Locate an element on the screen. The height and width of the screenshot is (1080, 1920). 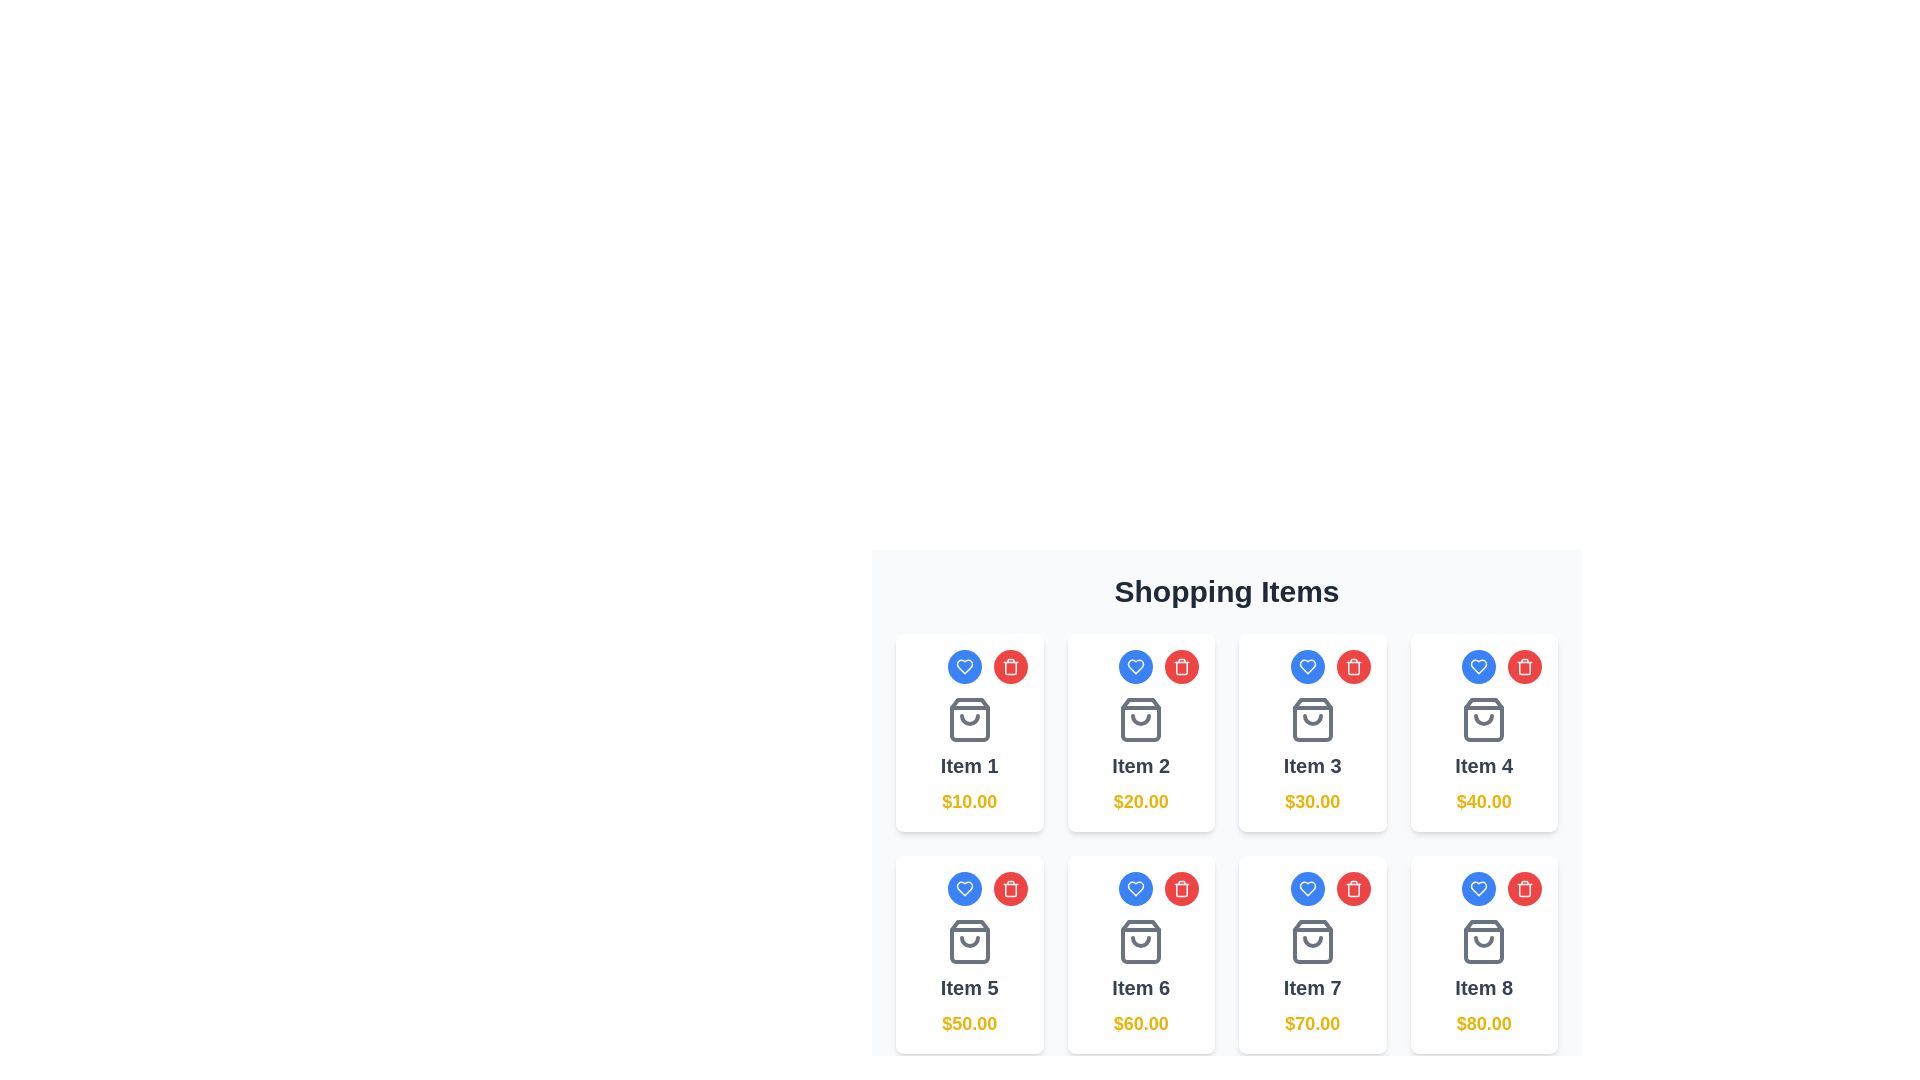
the delete button located in the top-right corner of the card for 'Item 2' to trigger a tooltip or highlight effect is located at coordinates (1181, 667).